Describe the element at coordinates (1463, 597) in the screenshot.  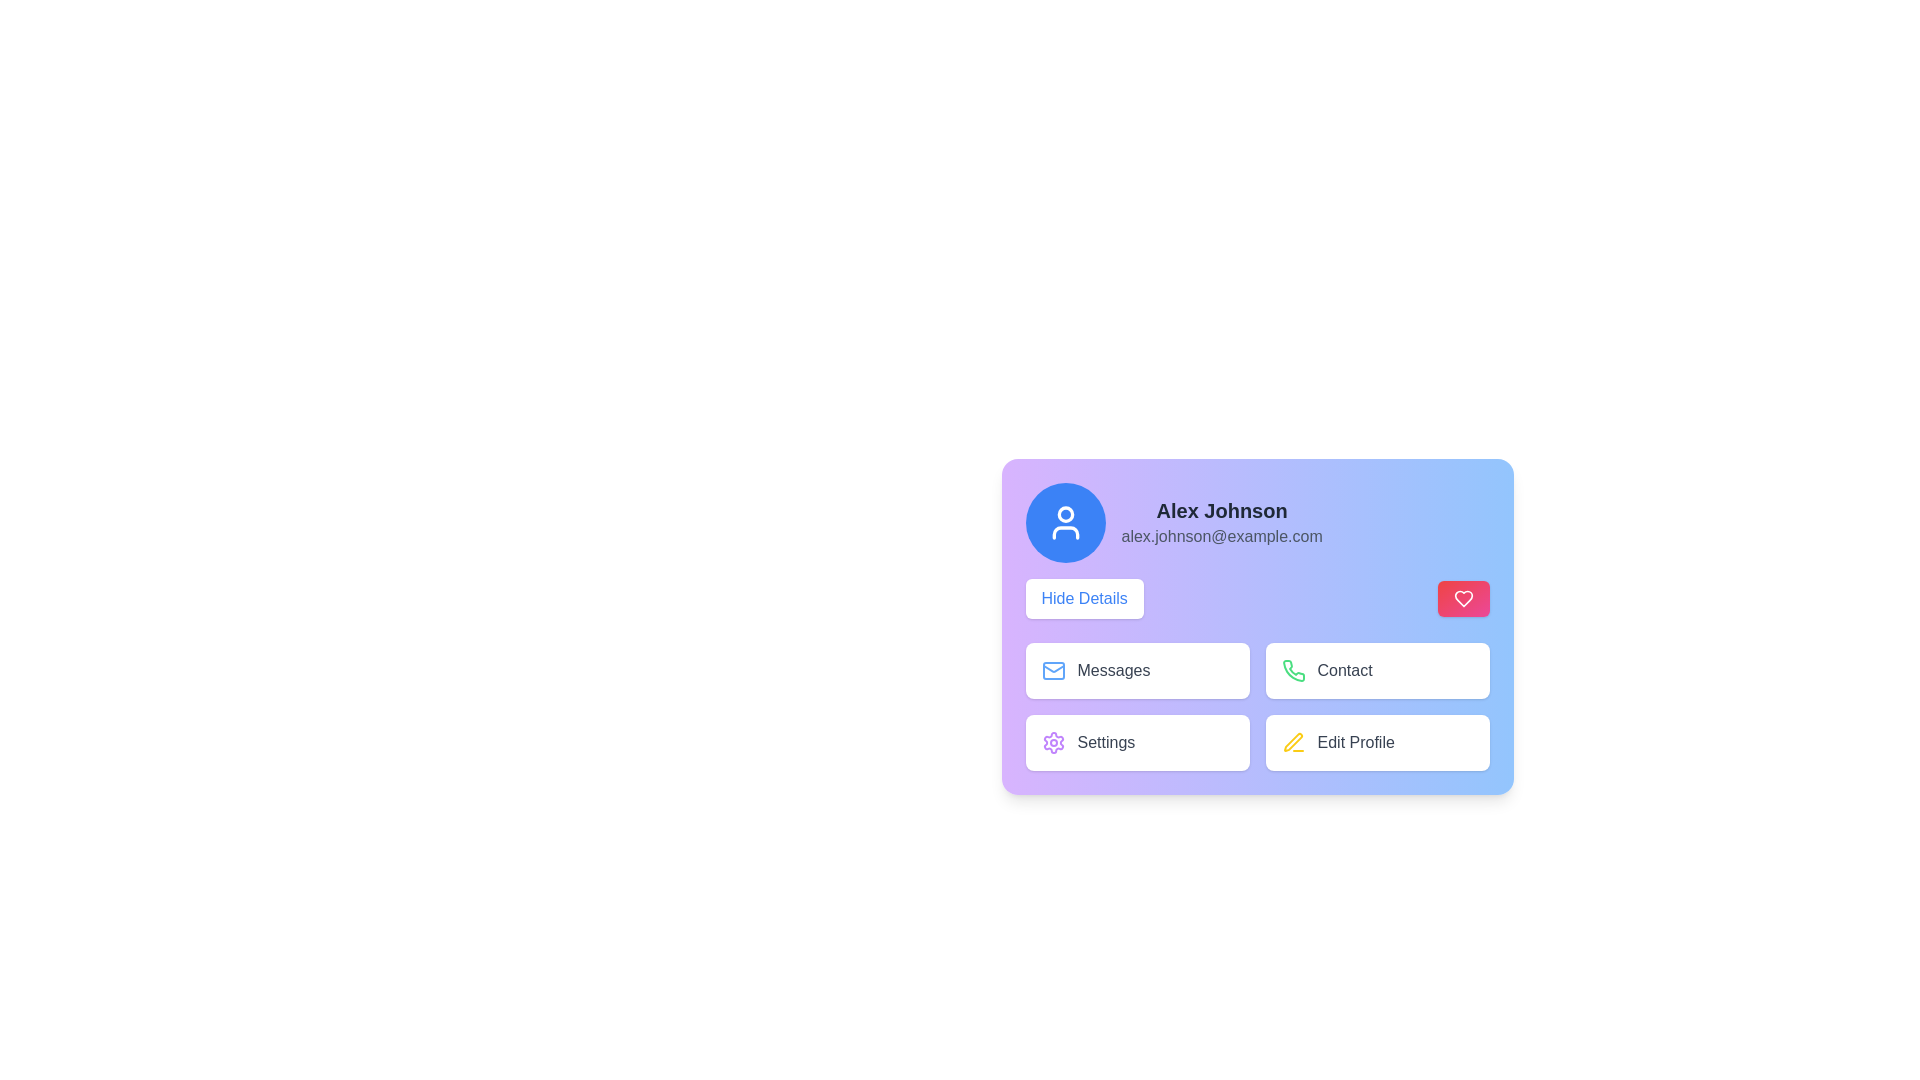
I see `the heart-shaped icon located in the top-right corner of the card layout to interact with it` at that location.